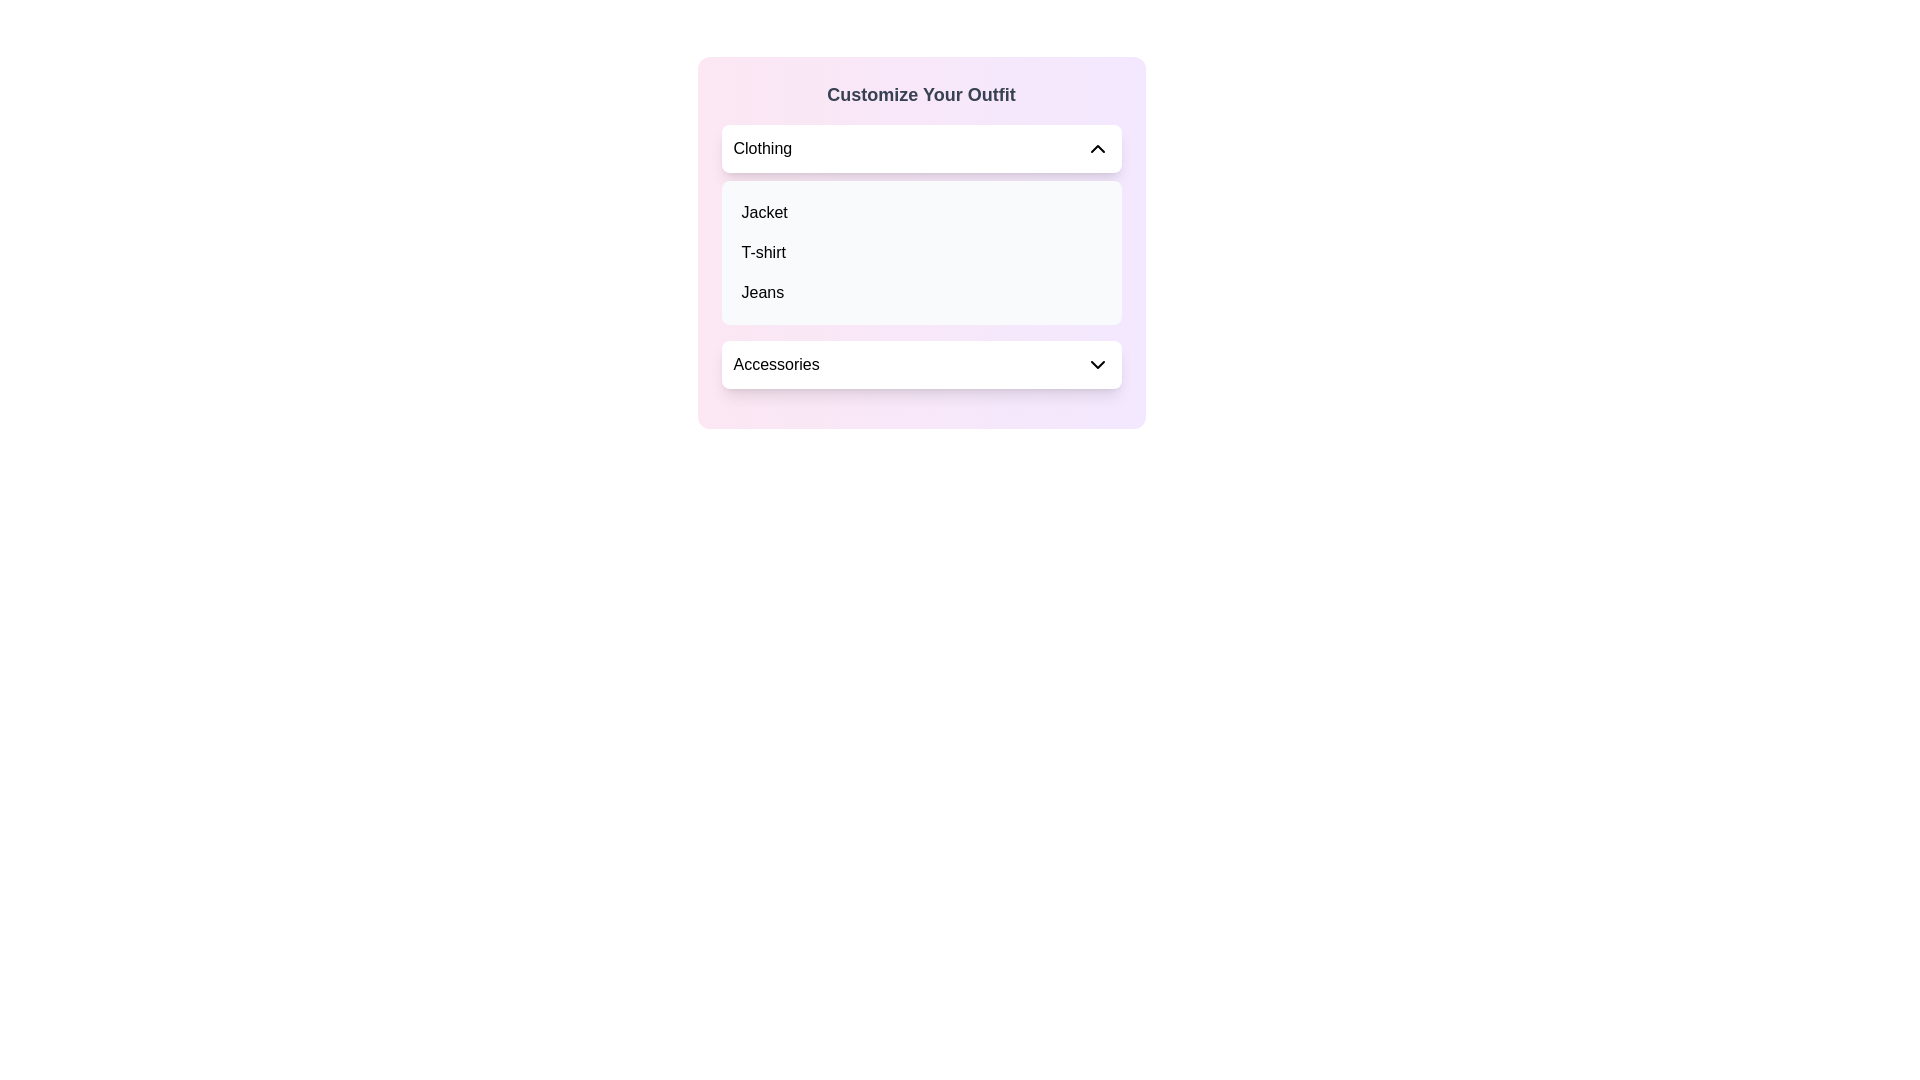 The image size is (1920, 1080). I want to click on the dropdown menu located at the top of the clothing categories, which allows users, so click(920, 148).